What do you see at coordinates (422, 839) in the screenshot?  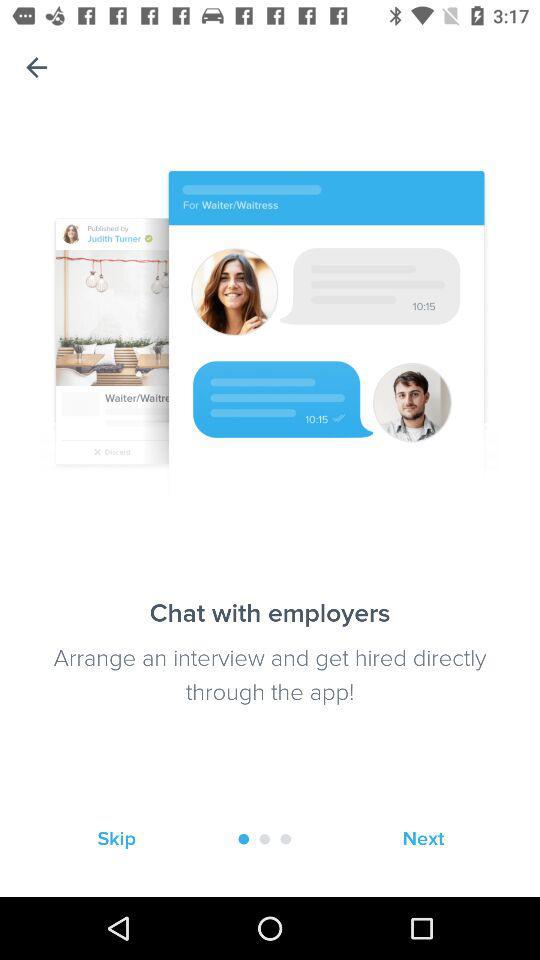 I see `next item` at bounding box center [422, 839].